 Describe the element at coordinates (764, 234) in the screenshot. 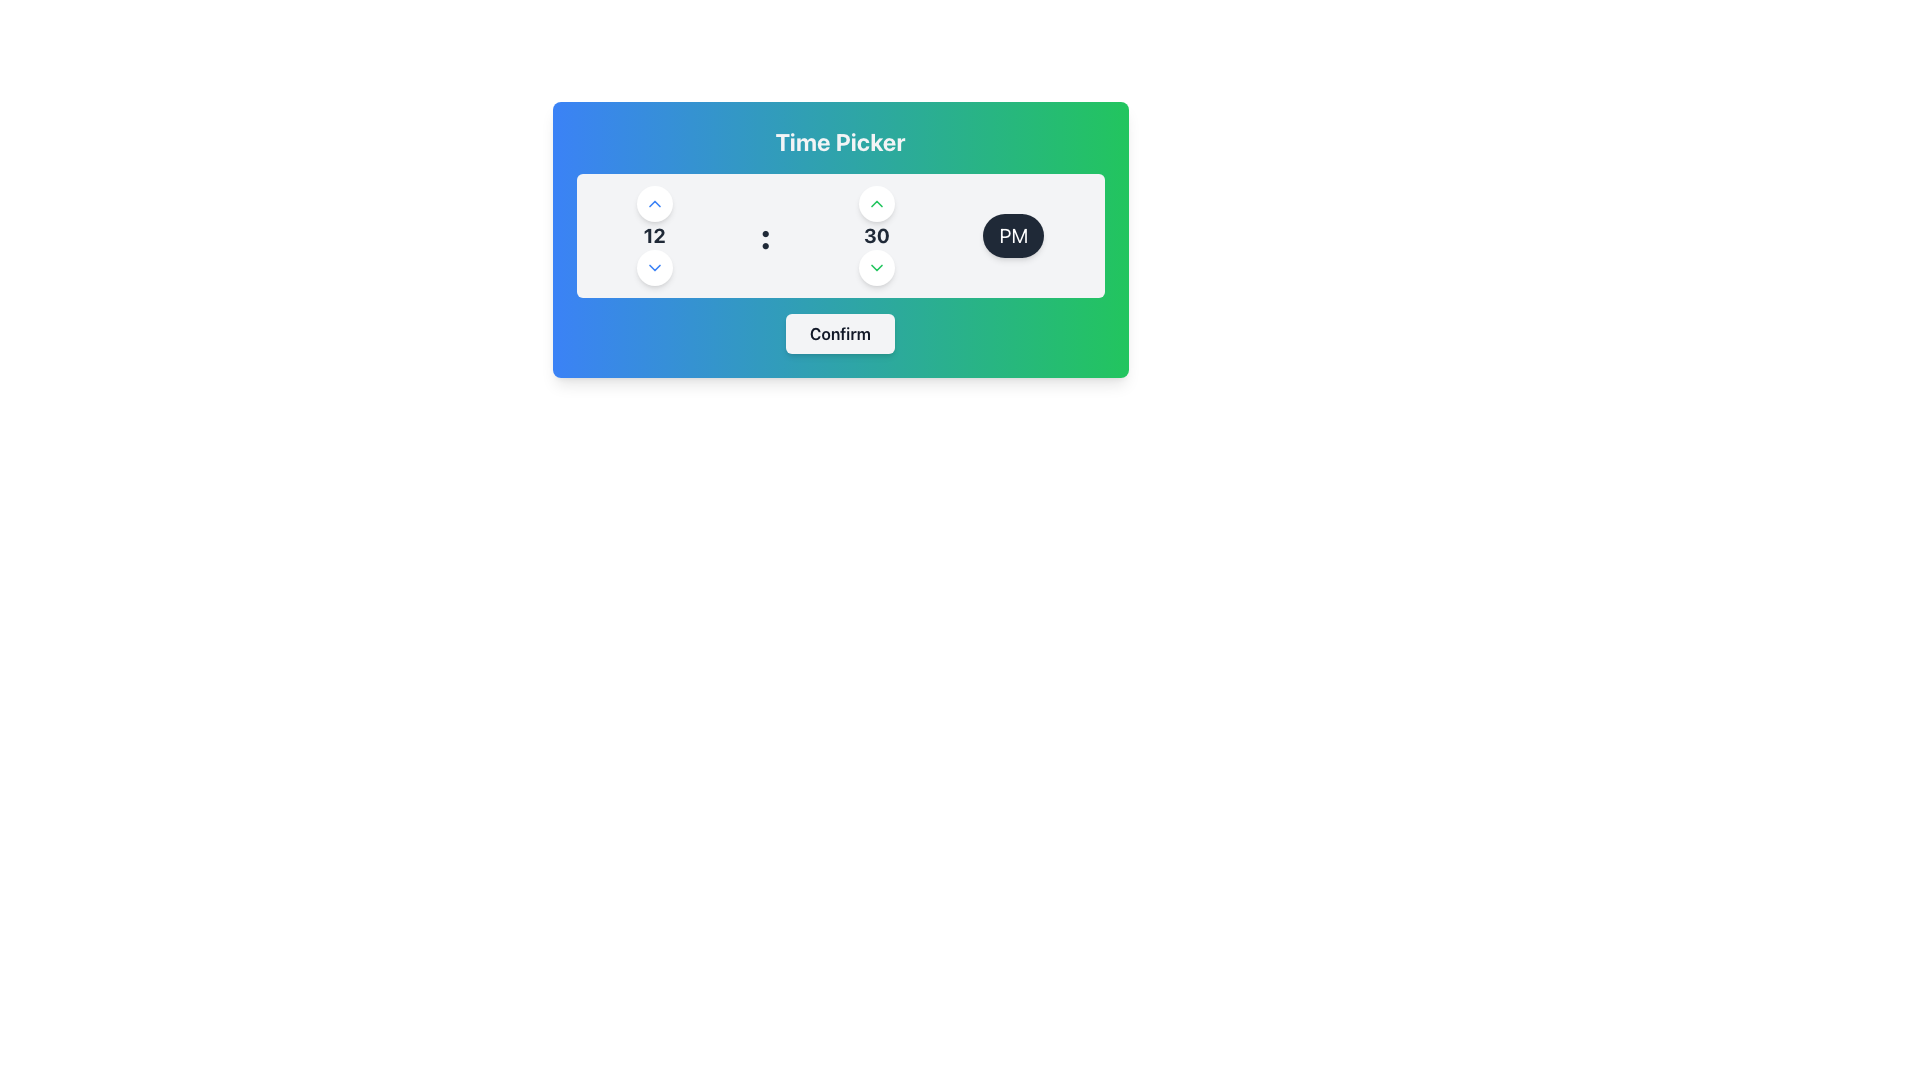

I see `the colon (:) text label displayed in a large, bold, dark gray font, which separates the hours and minutes in the time selection interface` at that location.